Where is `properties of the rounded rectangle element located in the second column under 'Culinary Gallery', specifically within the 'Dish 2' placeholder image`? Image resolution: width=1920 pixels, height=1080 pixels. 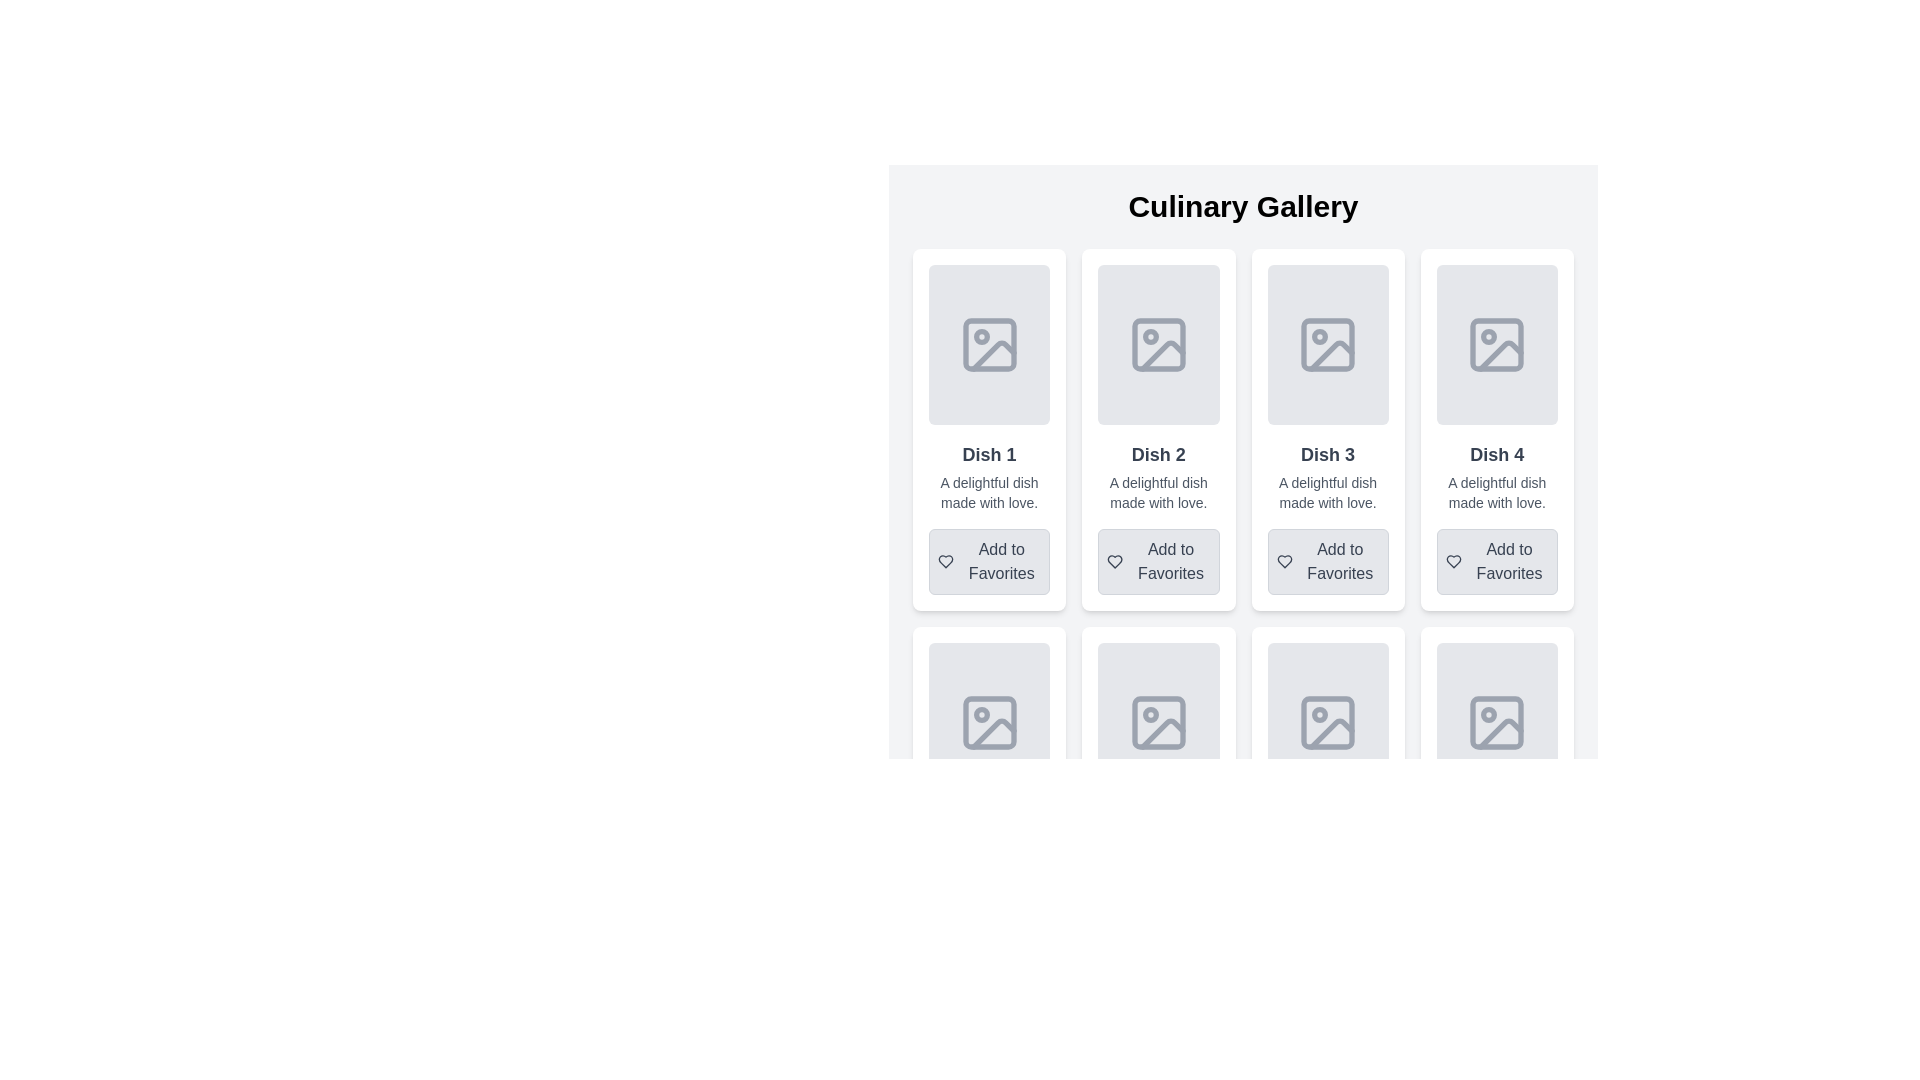 properties of the rounded rectangle element located in the second column under 'Culinary Gallery', specifically within the 'Dish 2' placeholder image is located at coordinates (1158, 343).